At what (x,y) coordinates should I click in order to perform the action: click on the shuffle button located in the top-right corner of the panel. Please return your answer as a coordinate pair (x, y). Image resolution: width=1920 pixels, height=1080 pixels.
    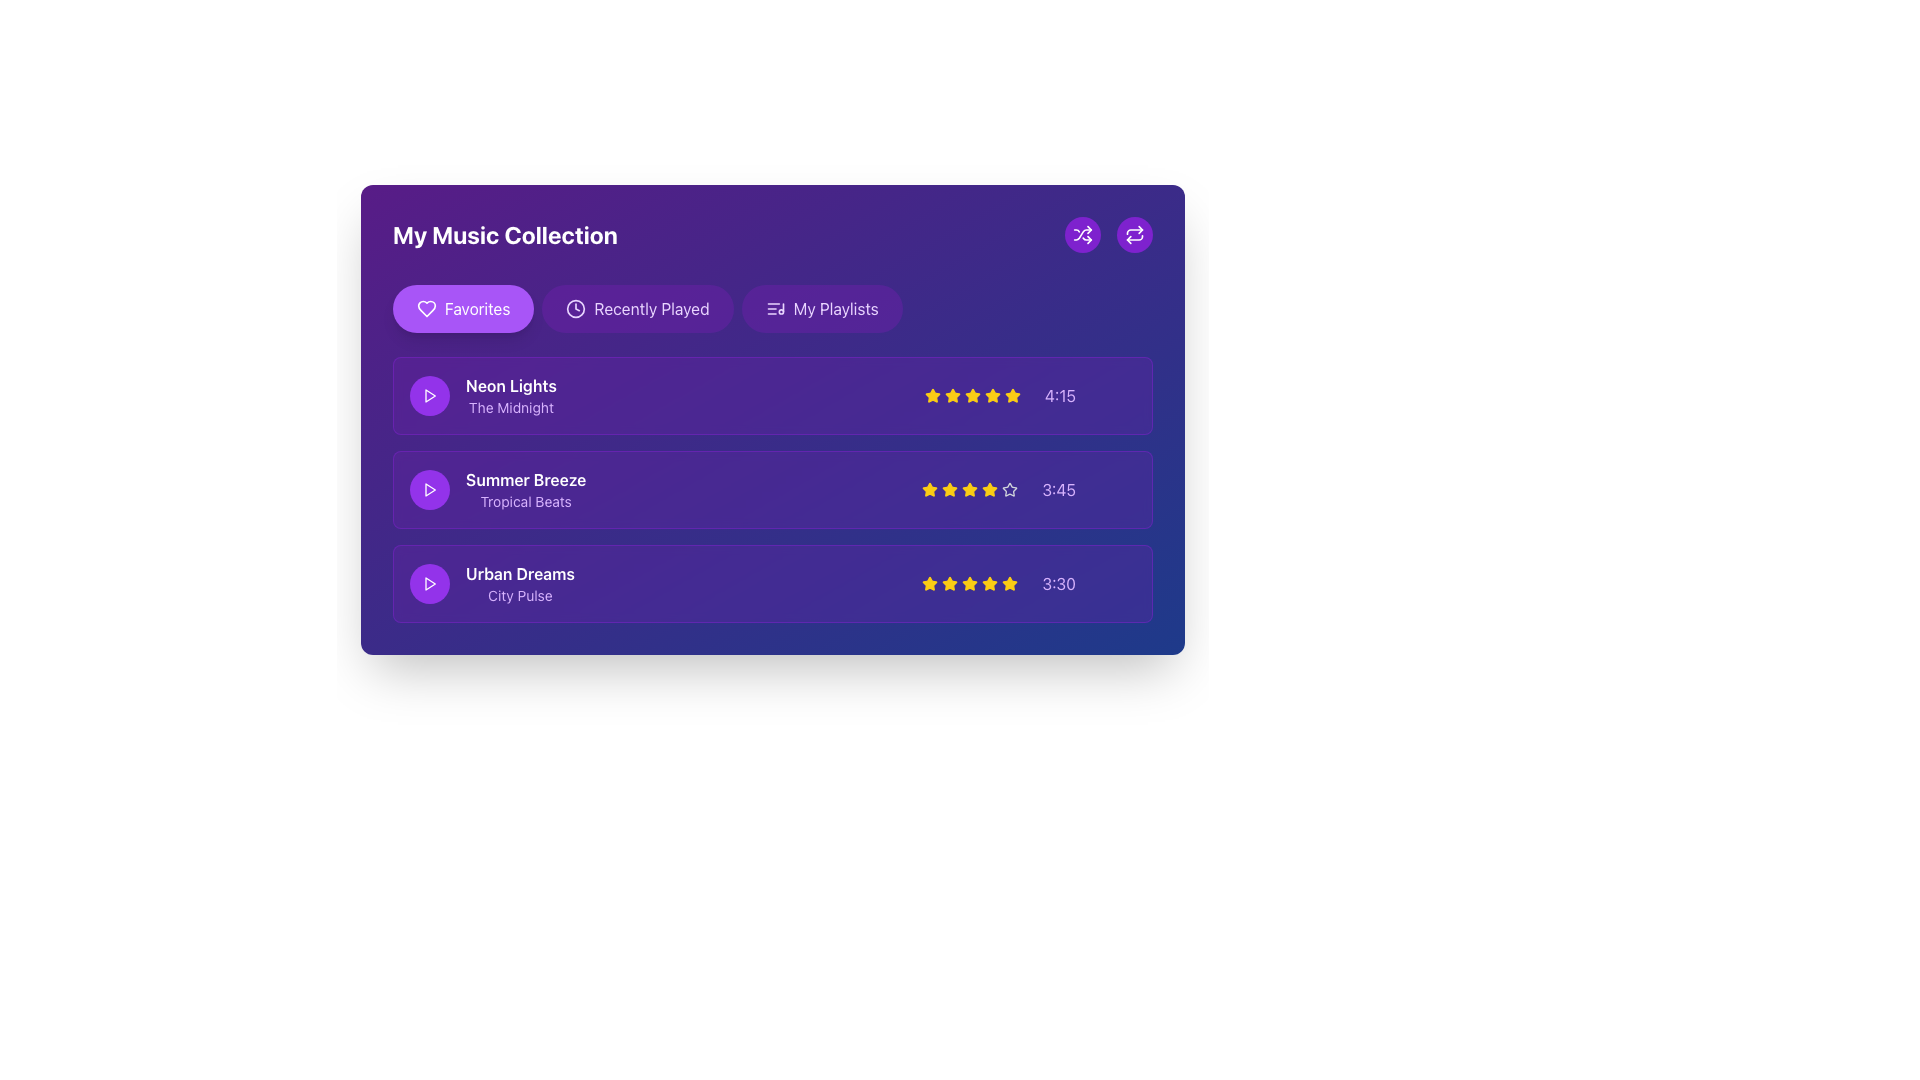
    Looking at the image, I should click on (1082, 234).